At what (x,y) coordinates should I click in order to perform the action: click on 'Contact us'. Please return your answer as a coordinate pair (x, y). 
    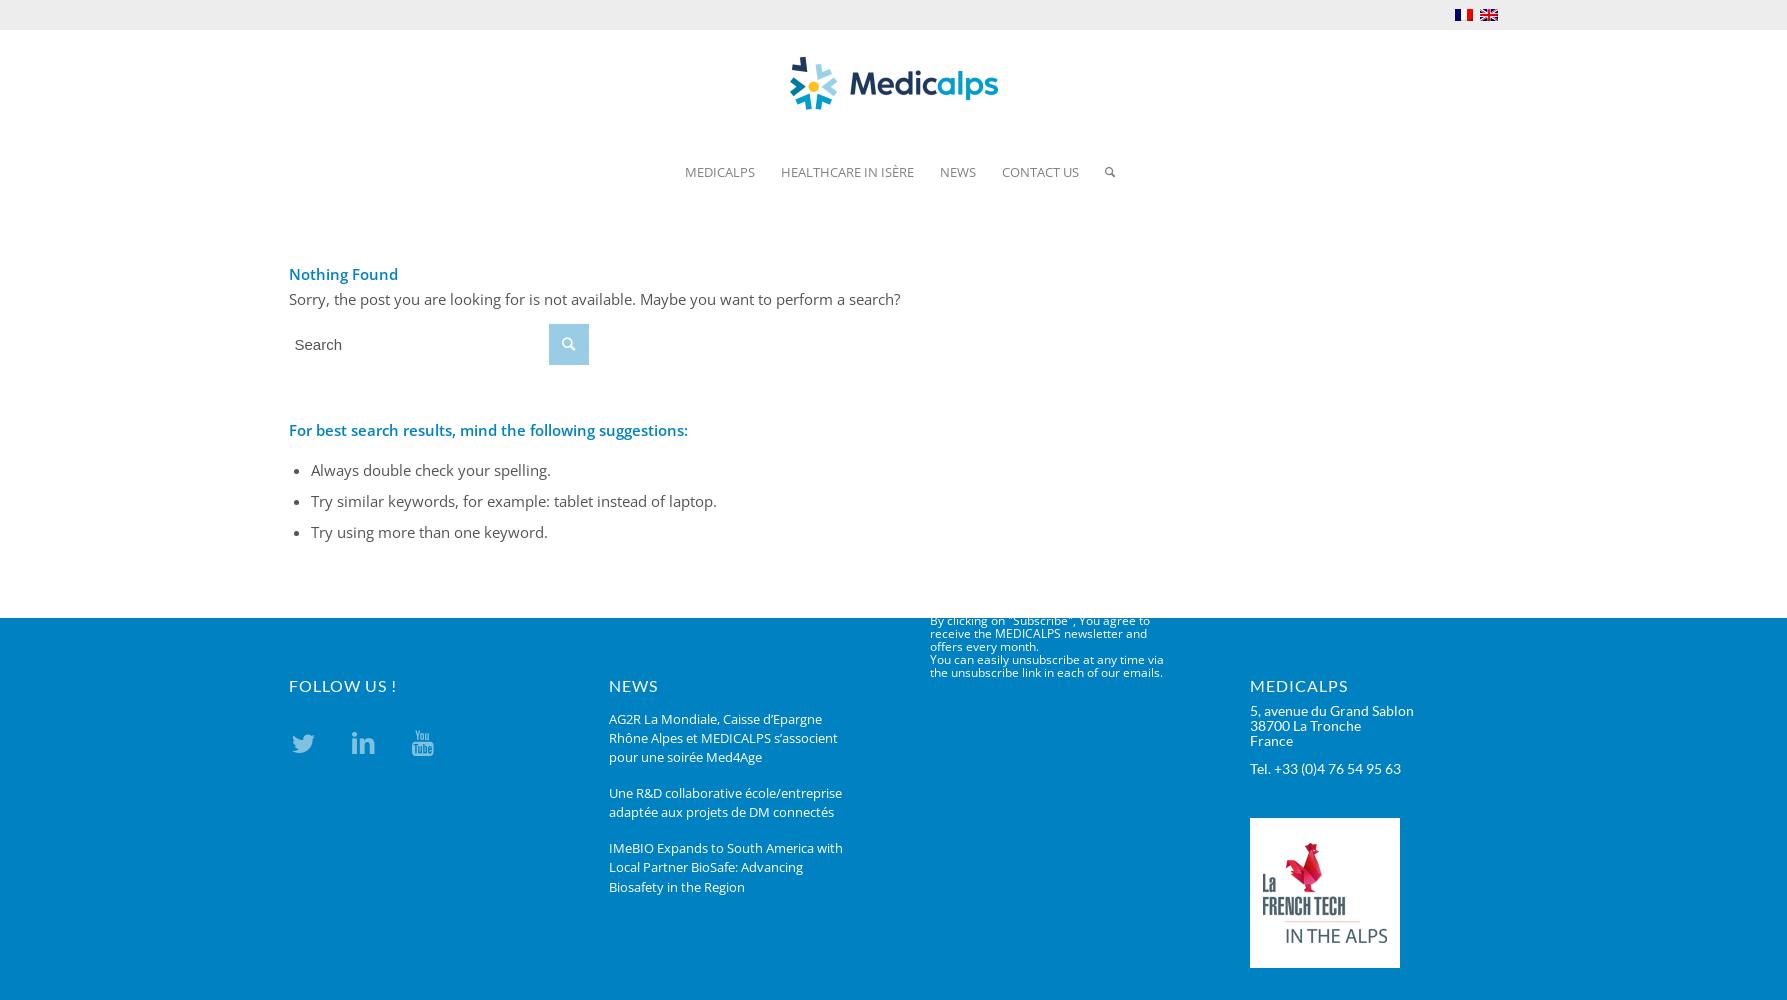
    Looking at the image, I should click on (1039, 172).